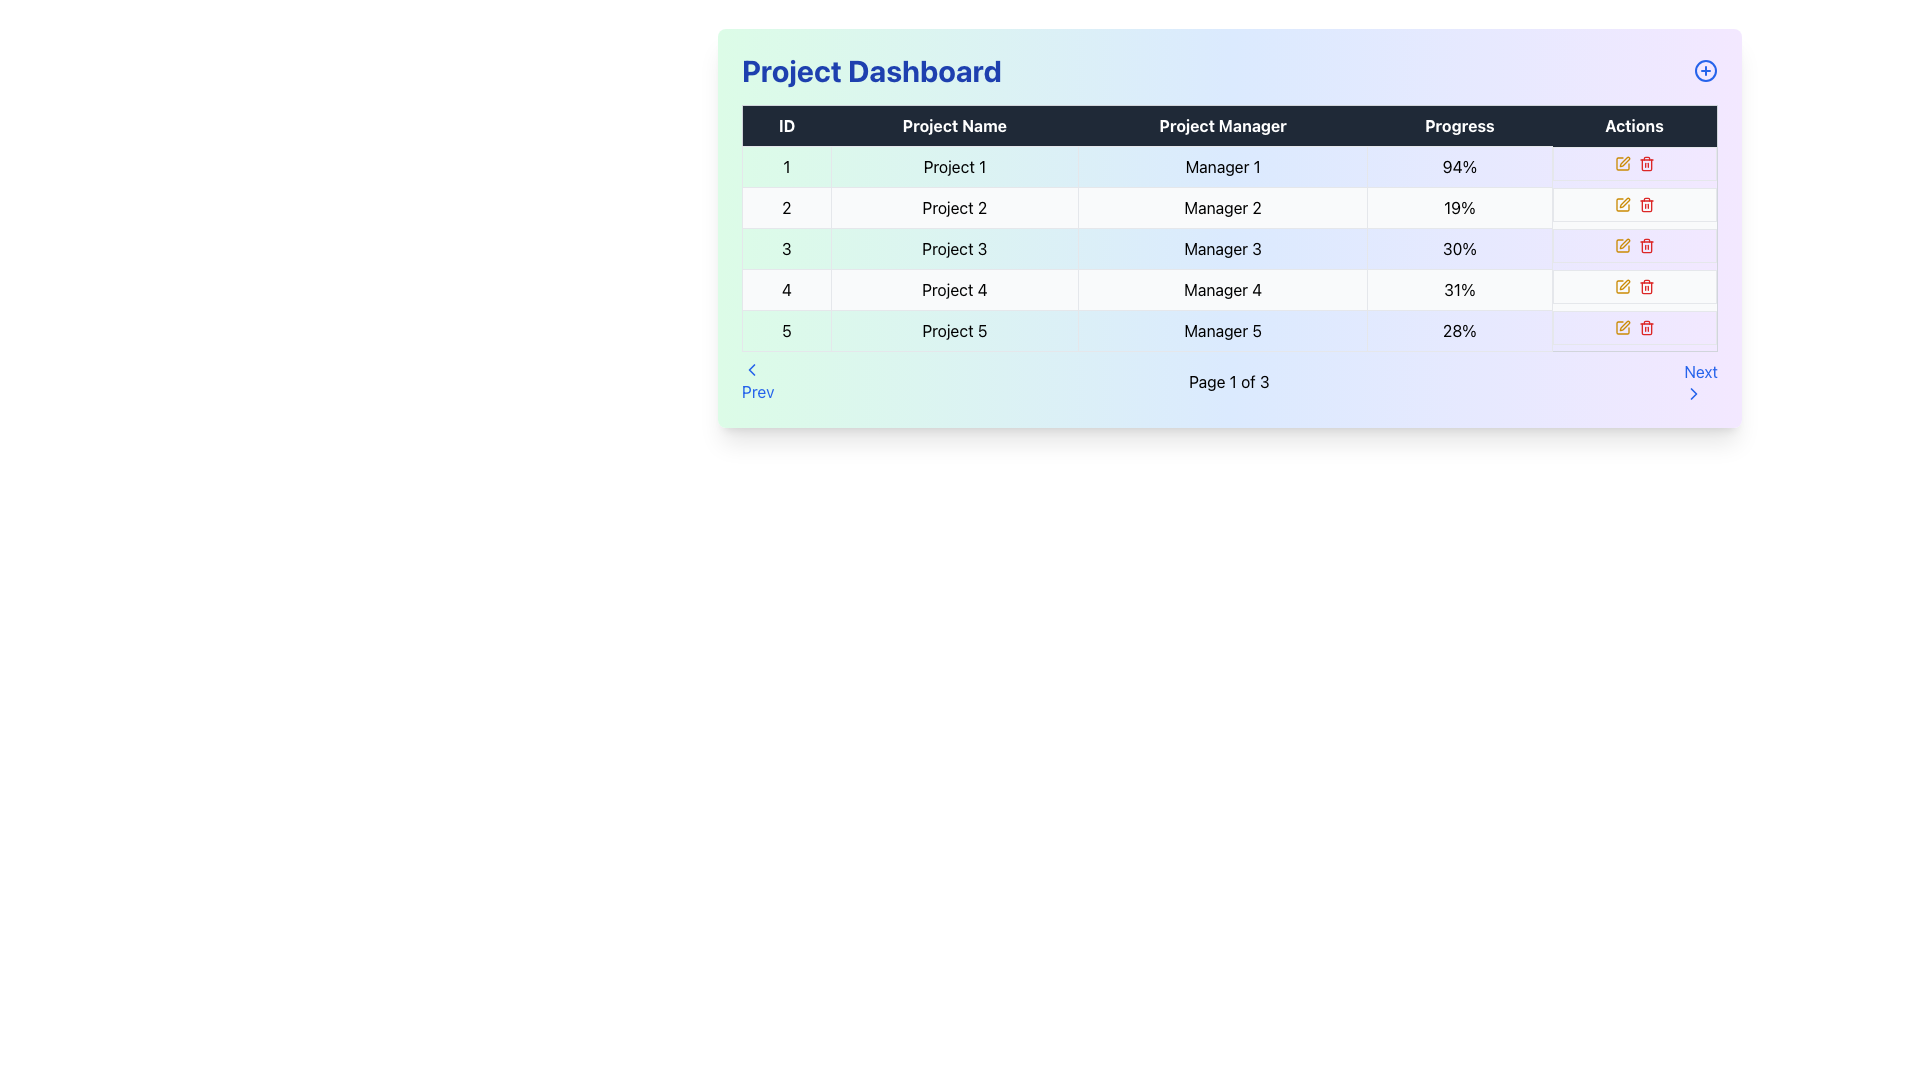  I want to click on the editing icon button resembling a pen located in the 'Actions' column of the data table for 'Project 5', so click(1624, 324).